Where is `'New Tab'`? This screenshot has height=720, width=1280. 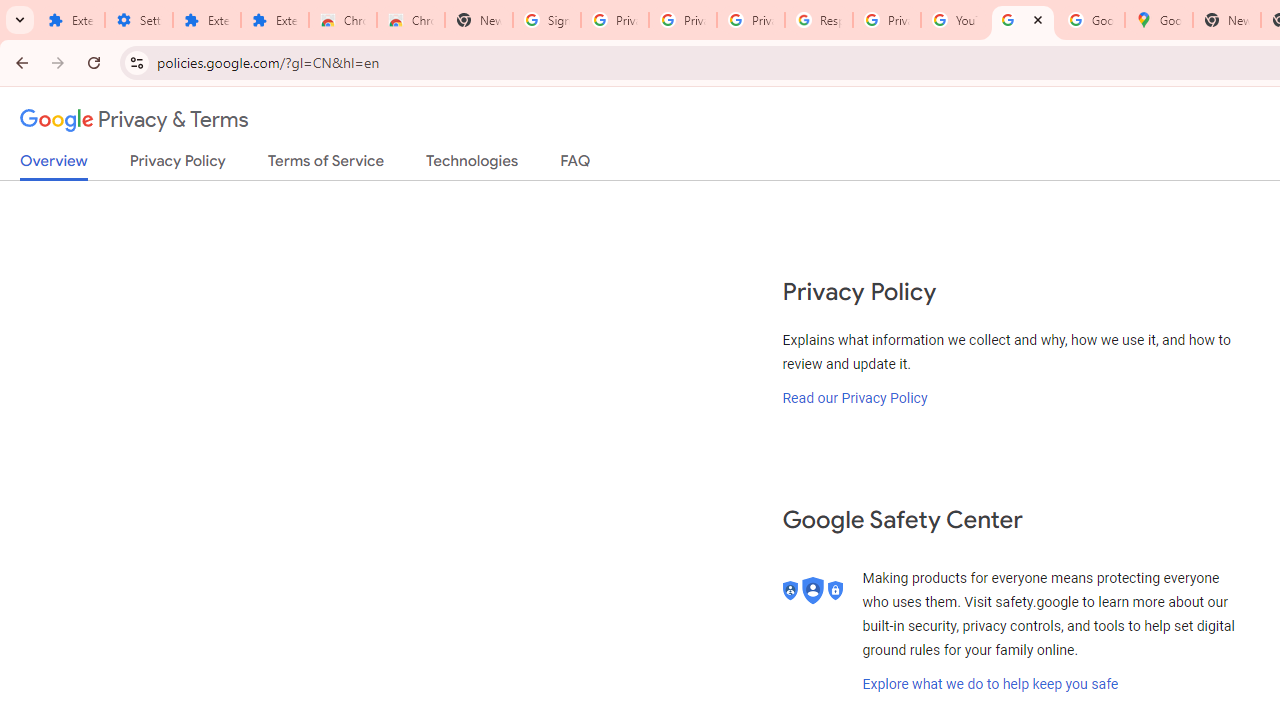
'New Tab' is located at coordinates (478, 20).